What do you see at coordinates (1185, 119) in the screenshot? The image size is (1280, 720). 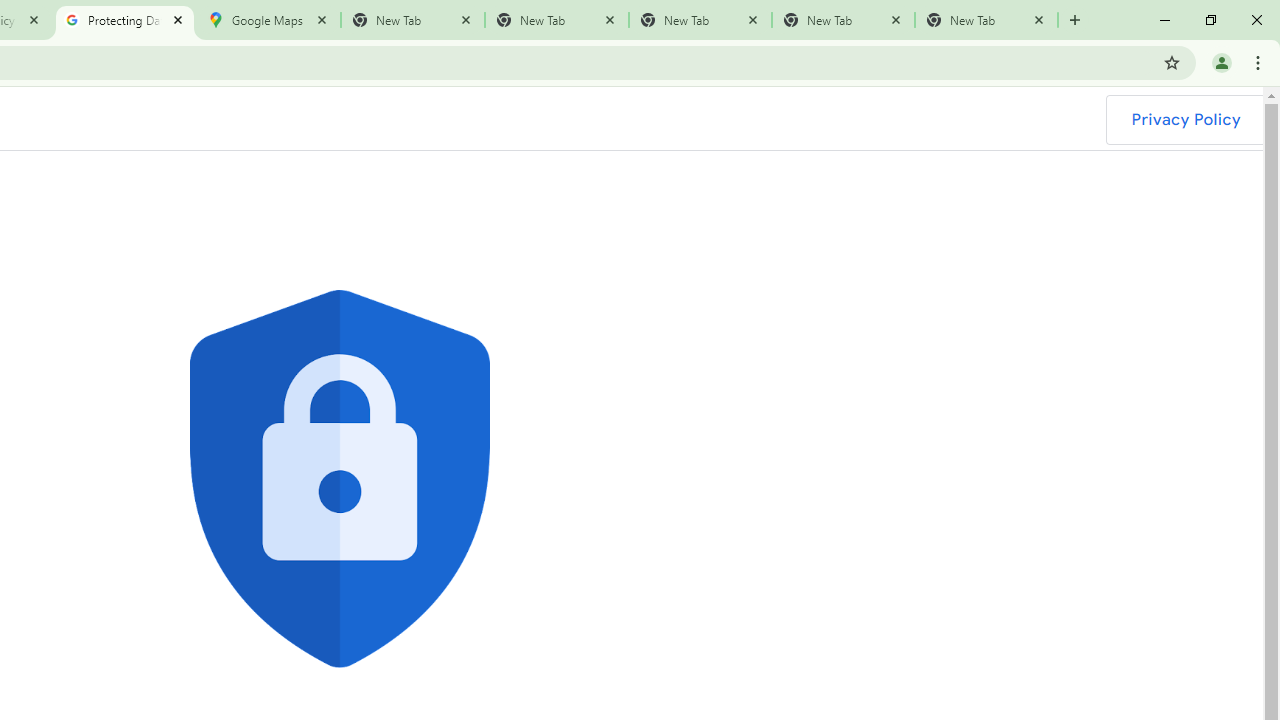 I see `'Privacy Policy'` at bounding box center [1185, 119].